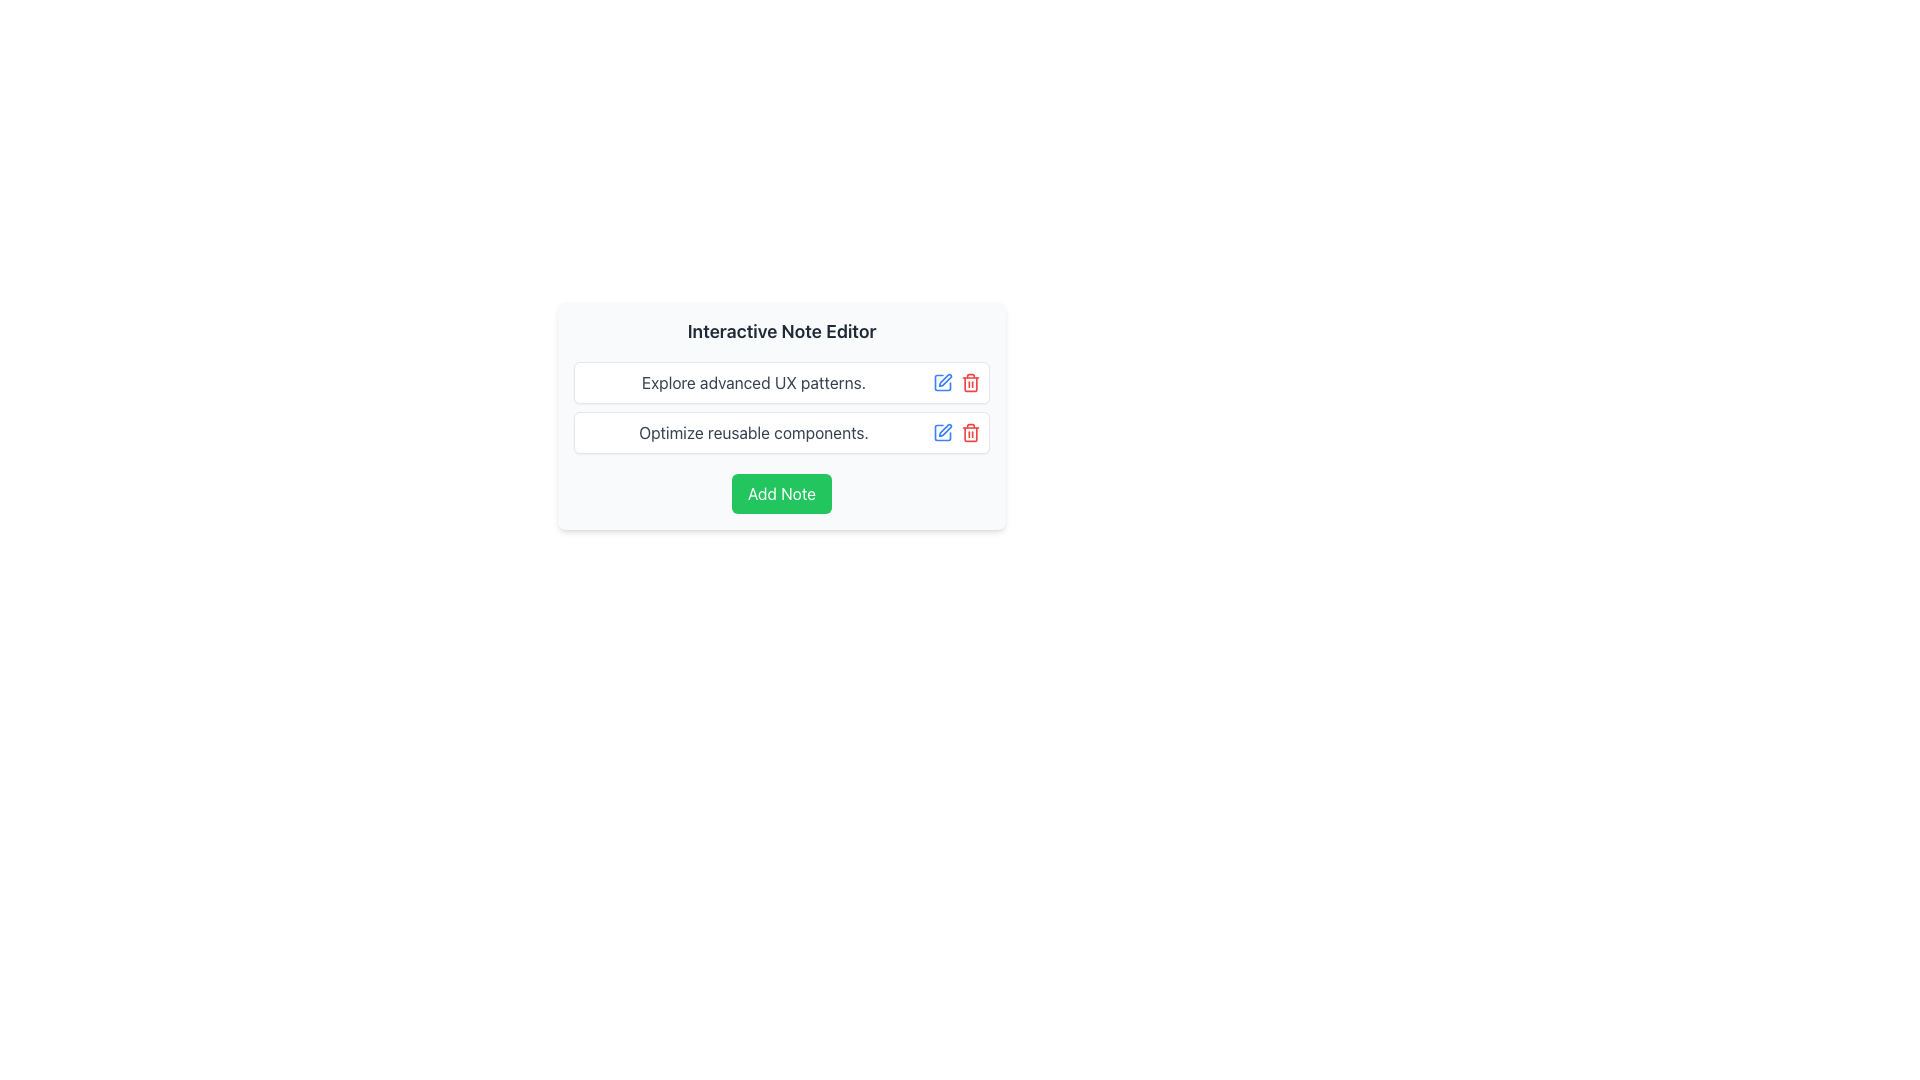  Describe the element at coordinates (970, 431) in the screenshot. I see `the delete icon button located on the right side of the second row in the 'Optimize reusable components.' section` at that location.